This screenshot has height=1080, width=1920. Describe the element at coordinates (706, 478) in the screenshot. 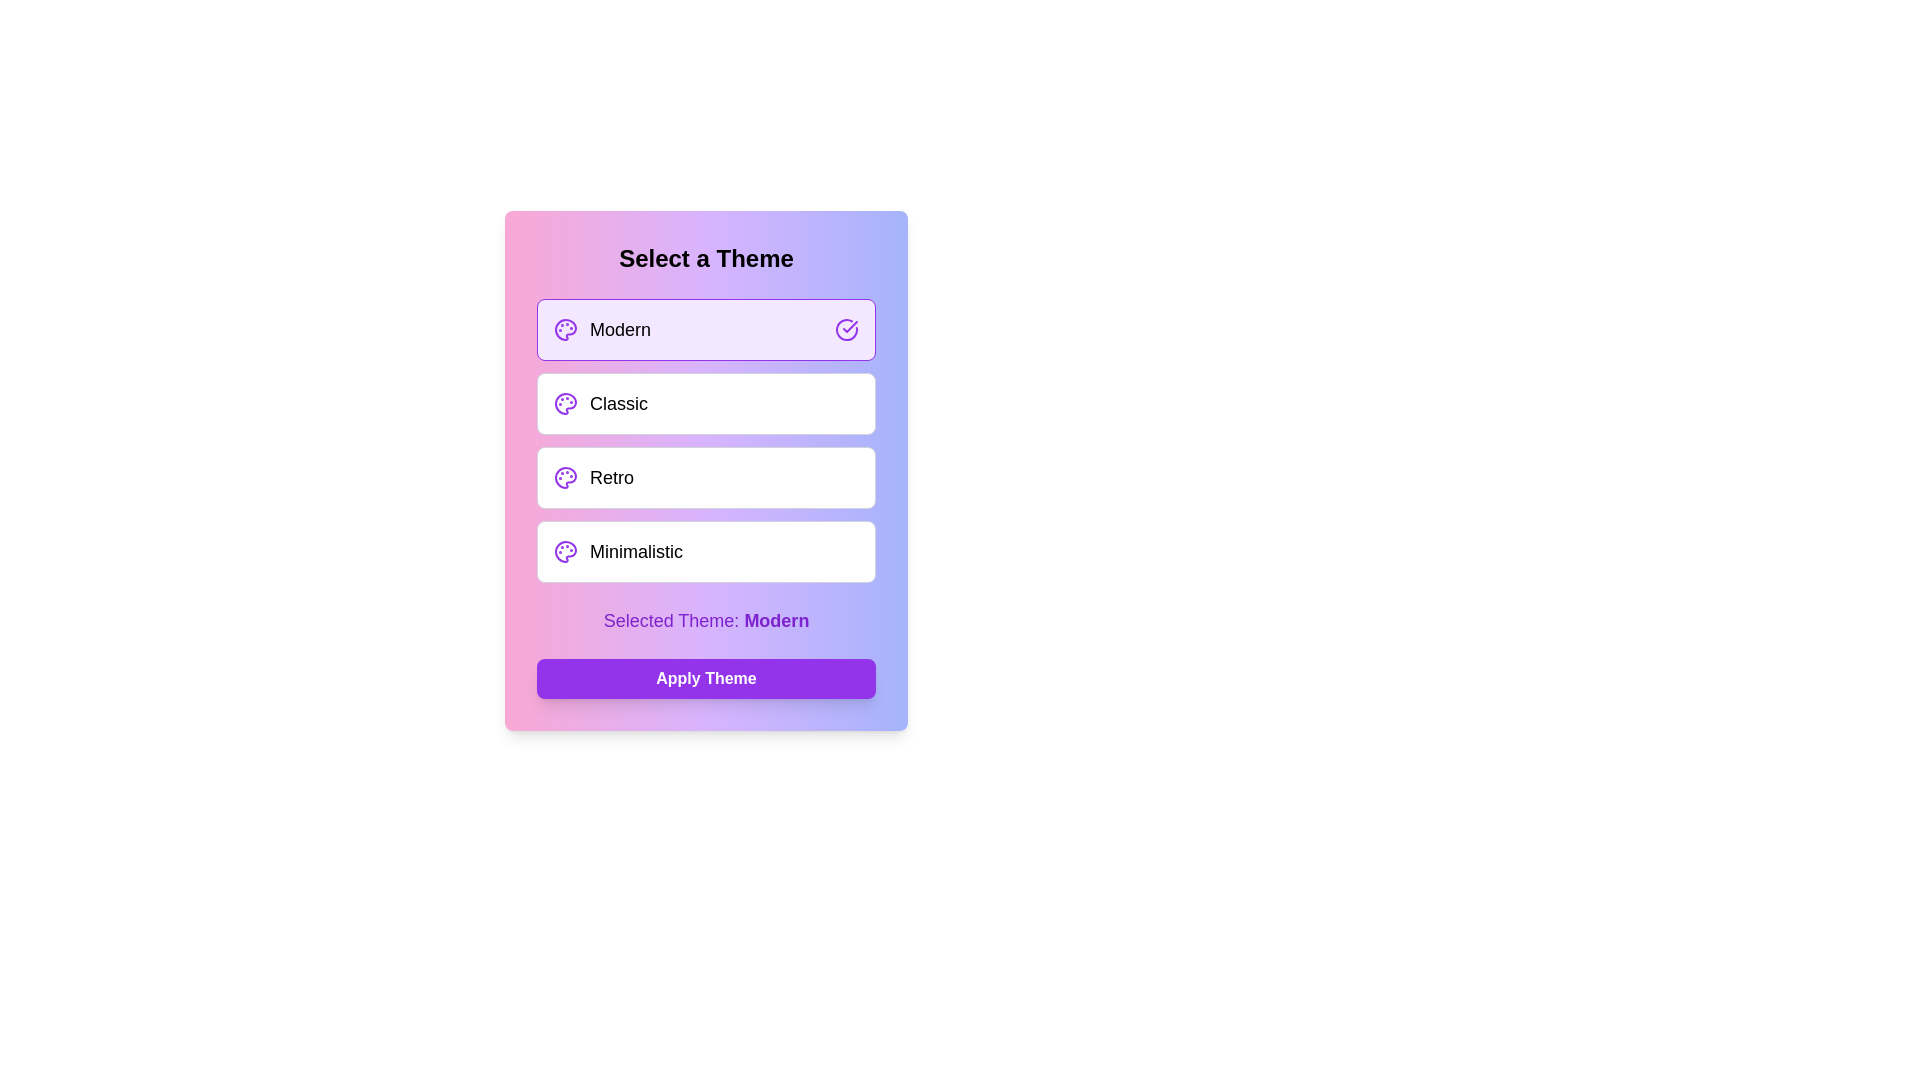

I see `the 'Retro' option button, which is the third item in the 'Select a Theme' list` at that location.